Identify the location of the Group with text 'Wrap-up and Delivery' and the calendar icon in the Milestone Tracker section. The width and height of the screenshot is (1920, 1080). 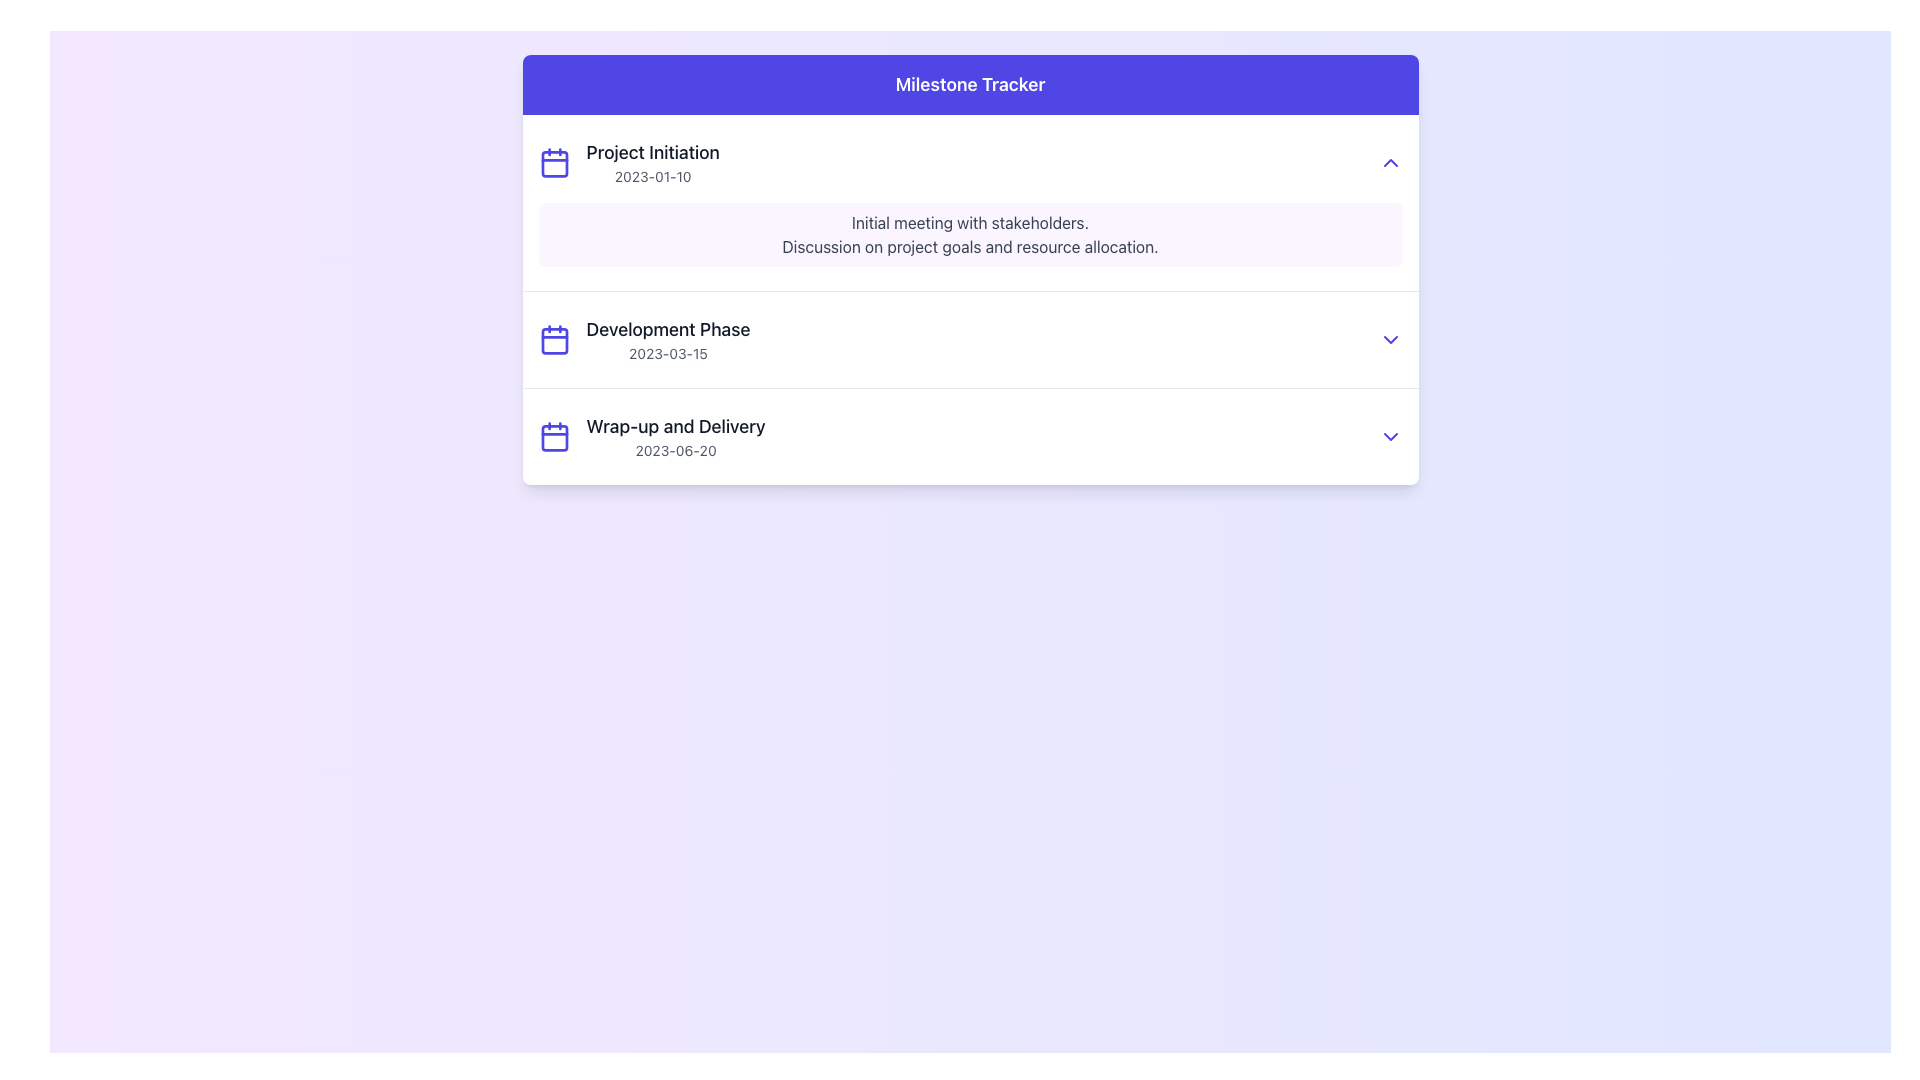
(652, 435).